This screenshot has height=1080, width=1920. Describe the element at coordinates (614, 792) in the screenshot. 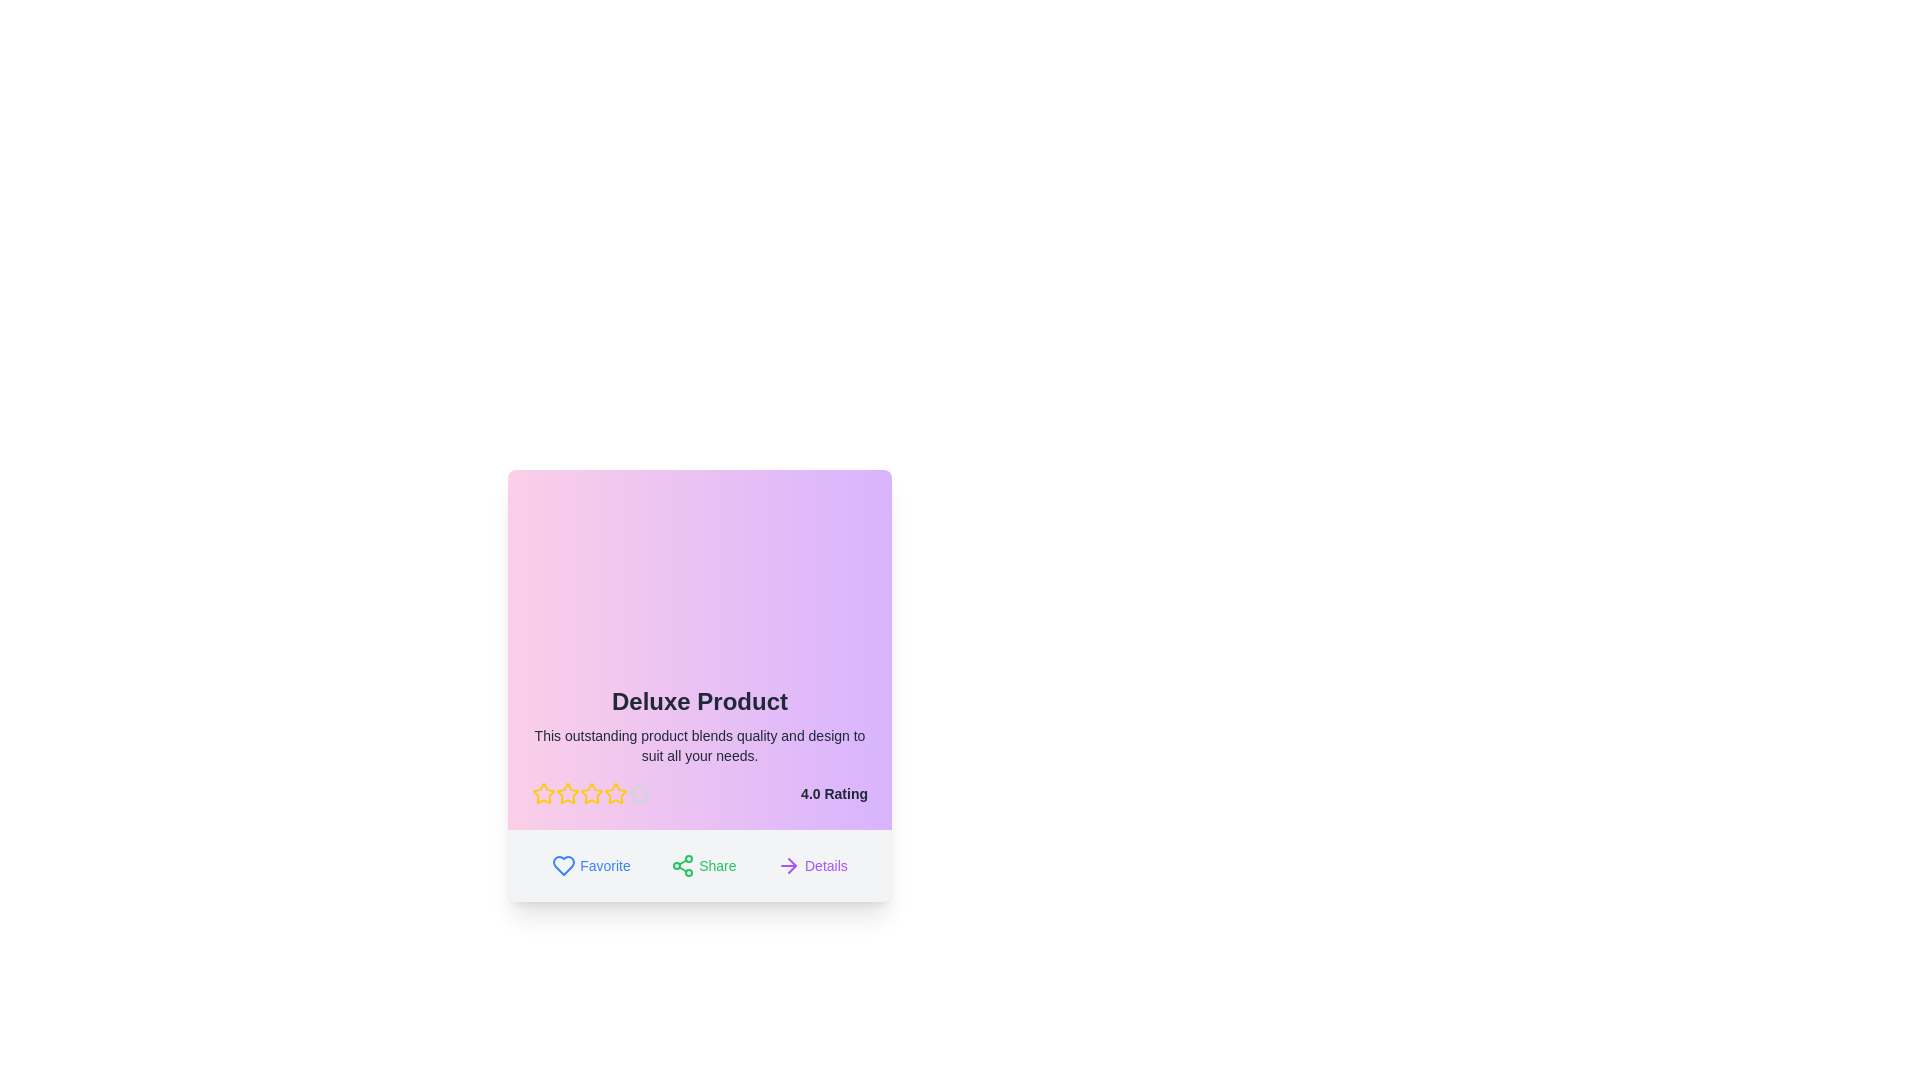

I see `the third star icon in the rating interface to assign a three-star rating to the 'Deluxe Product'` at that location.